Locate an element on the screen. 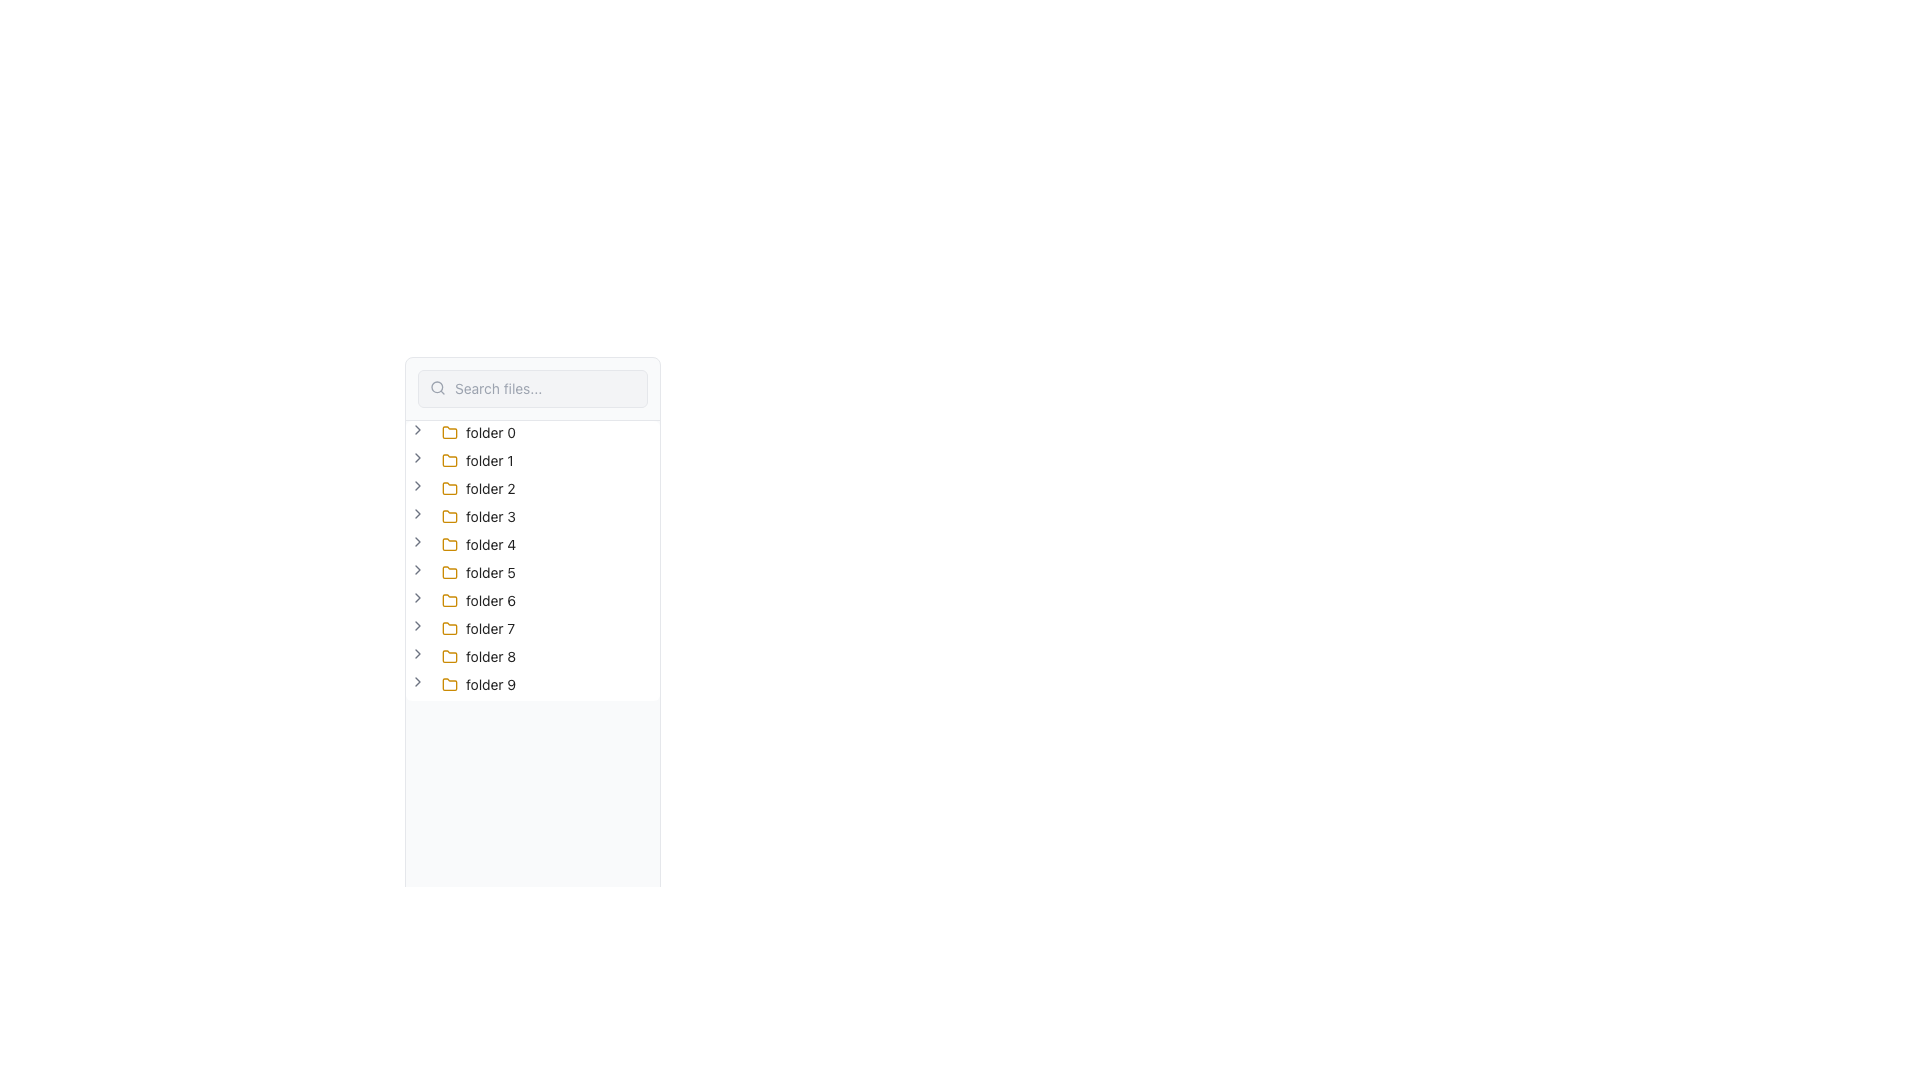 This screenshot has width=1920, height=1080. the search input field at the top-left corner of the interface to focus on it is located at coordinates (532, 389).